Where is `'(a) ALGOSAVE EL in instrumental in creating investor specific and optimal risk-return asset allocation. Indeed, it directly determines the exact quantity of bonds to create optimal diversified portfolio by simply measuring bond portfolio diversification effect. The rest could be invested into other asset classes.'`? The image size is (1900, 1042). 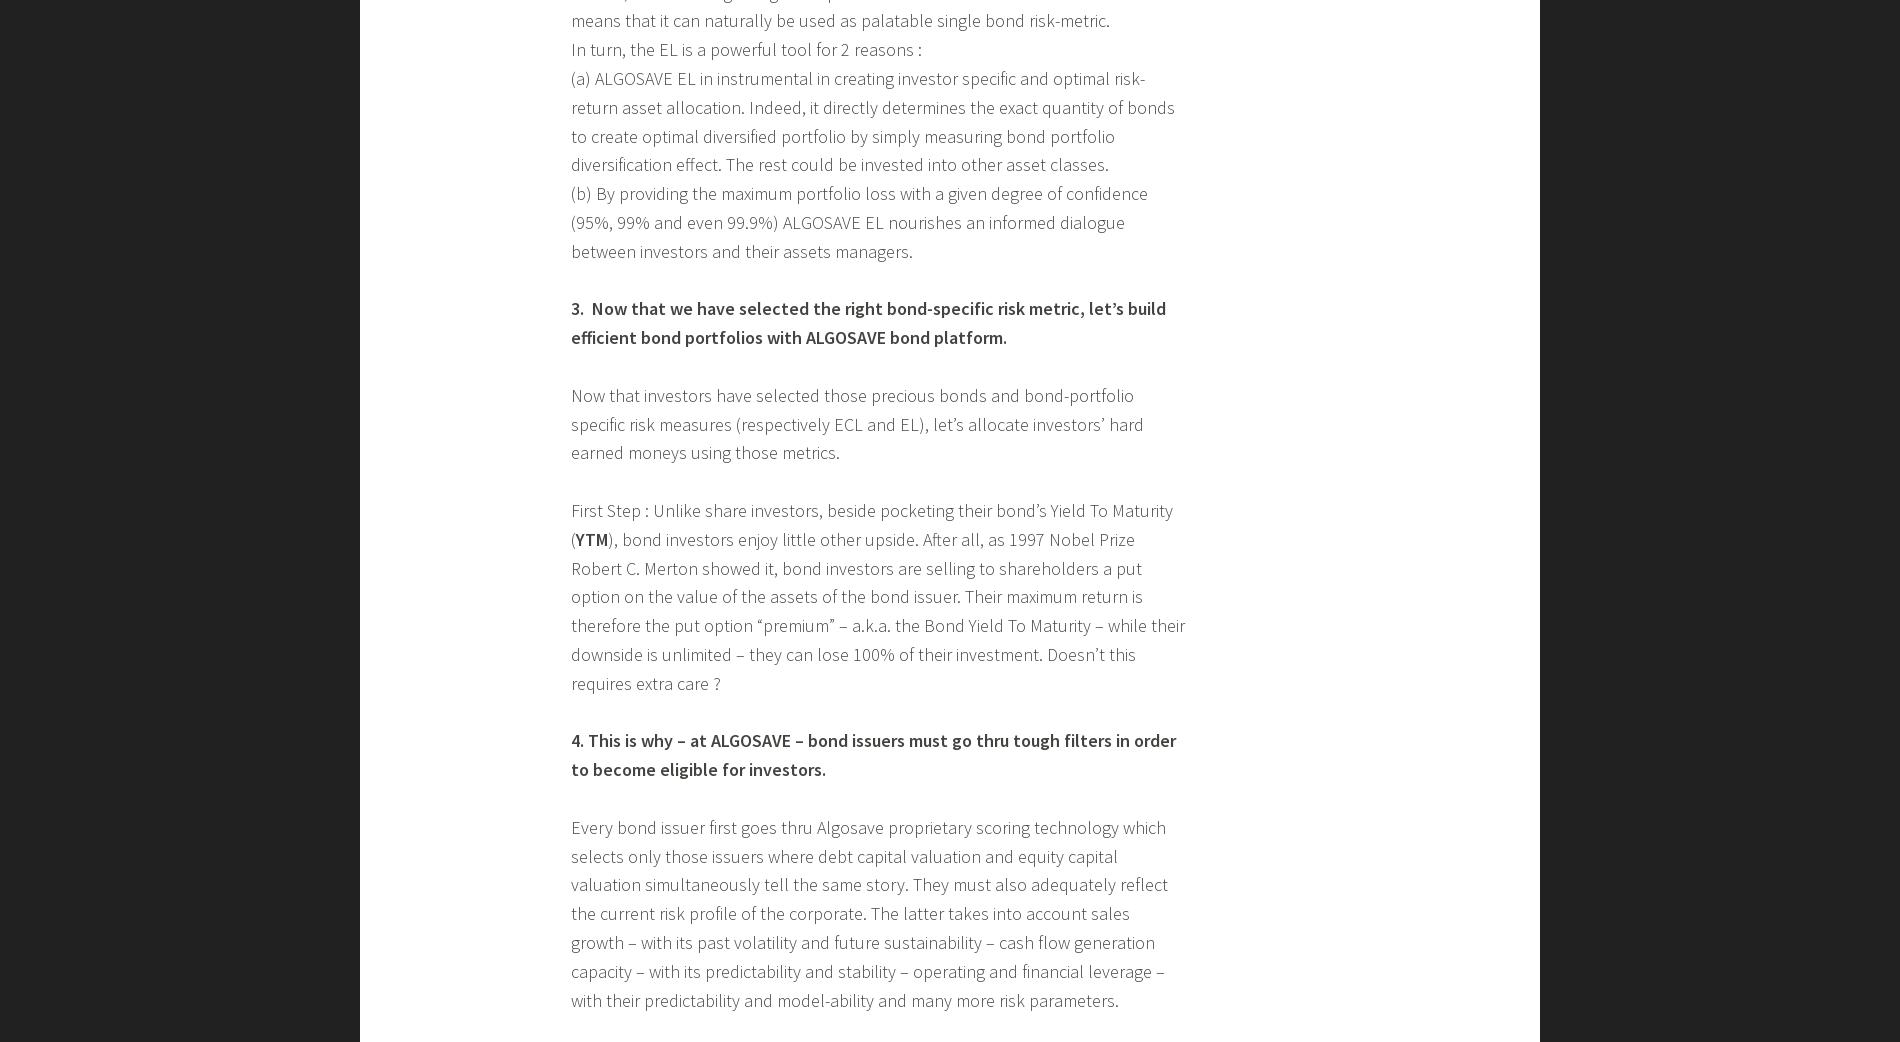
'(a) ALGOSAVE EL in instrumental in creating investor specific and optimal risk-return asset allocation. Indeed, it directly determines the exact quantity of bonds to create optimal diversified portfolio by simply measuring bond portfolio diversification effect. The rest could be invested into other asset classes.' is located at coordinates (872, 121).